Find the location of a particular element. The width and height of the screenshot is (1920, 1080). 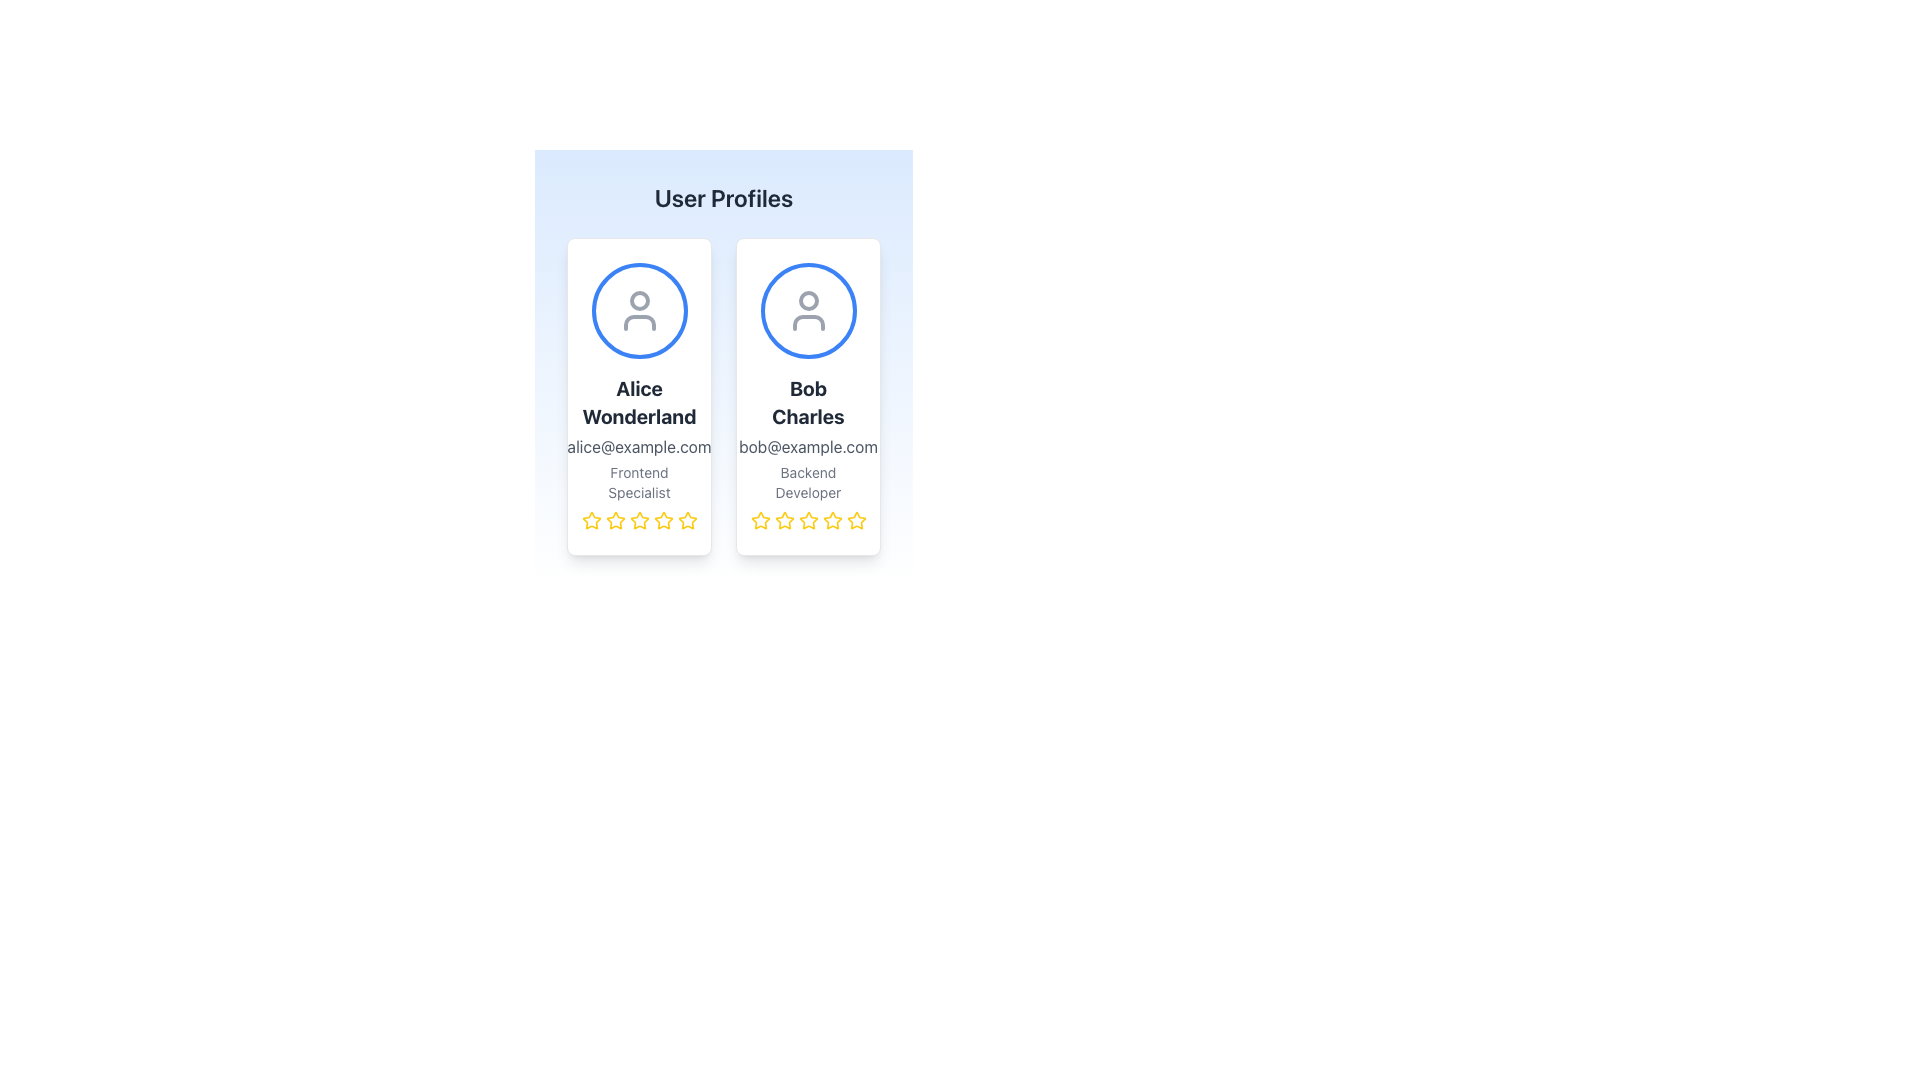

the fifth star icon in the rating system below the 'Alice Wonderland' profile card is located at coordinates (687, 519).